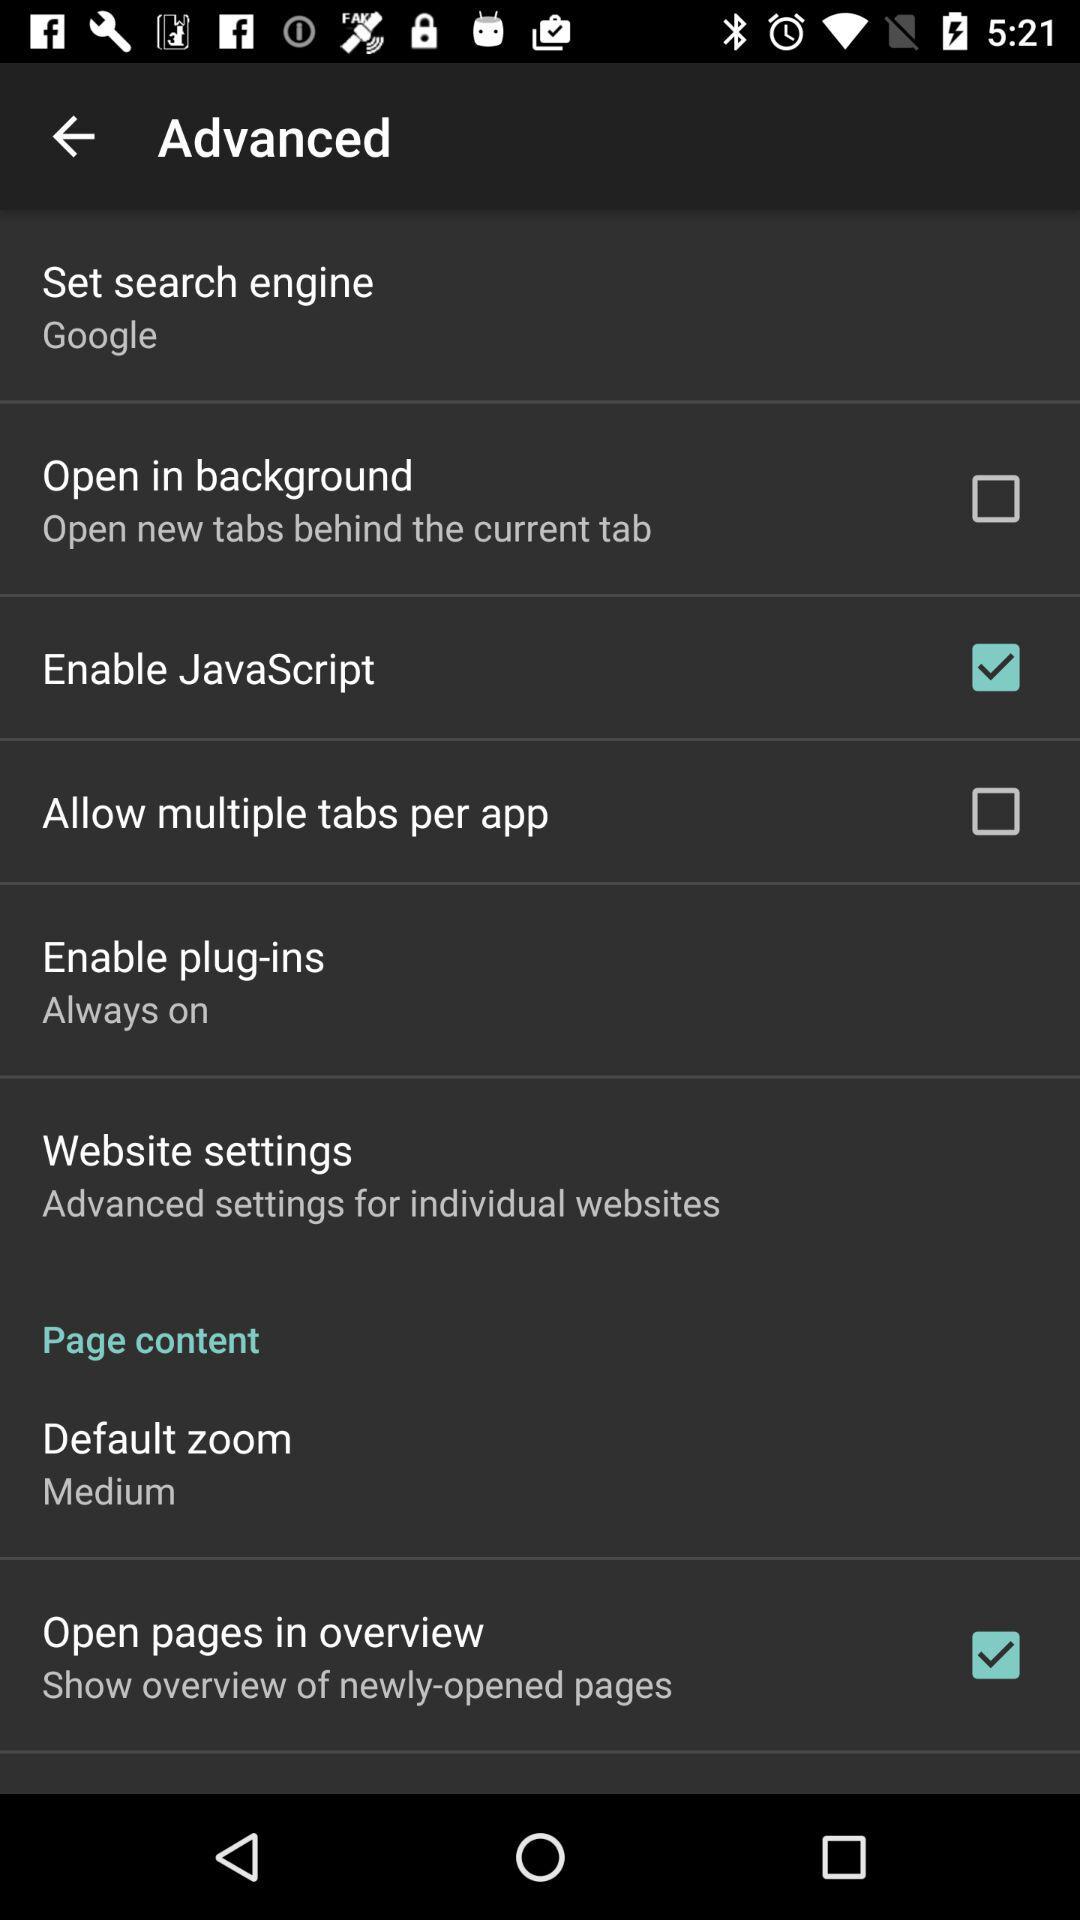  Describe the element at coordinates (208, 667) in the screenshot. I see `enable javascript item` at that location.